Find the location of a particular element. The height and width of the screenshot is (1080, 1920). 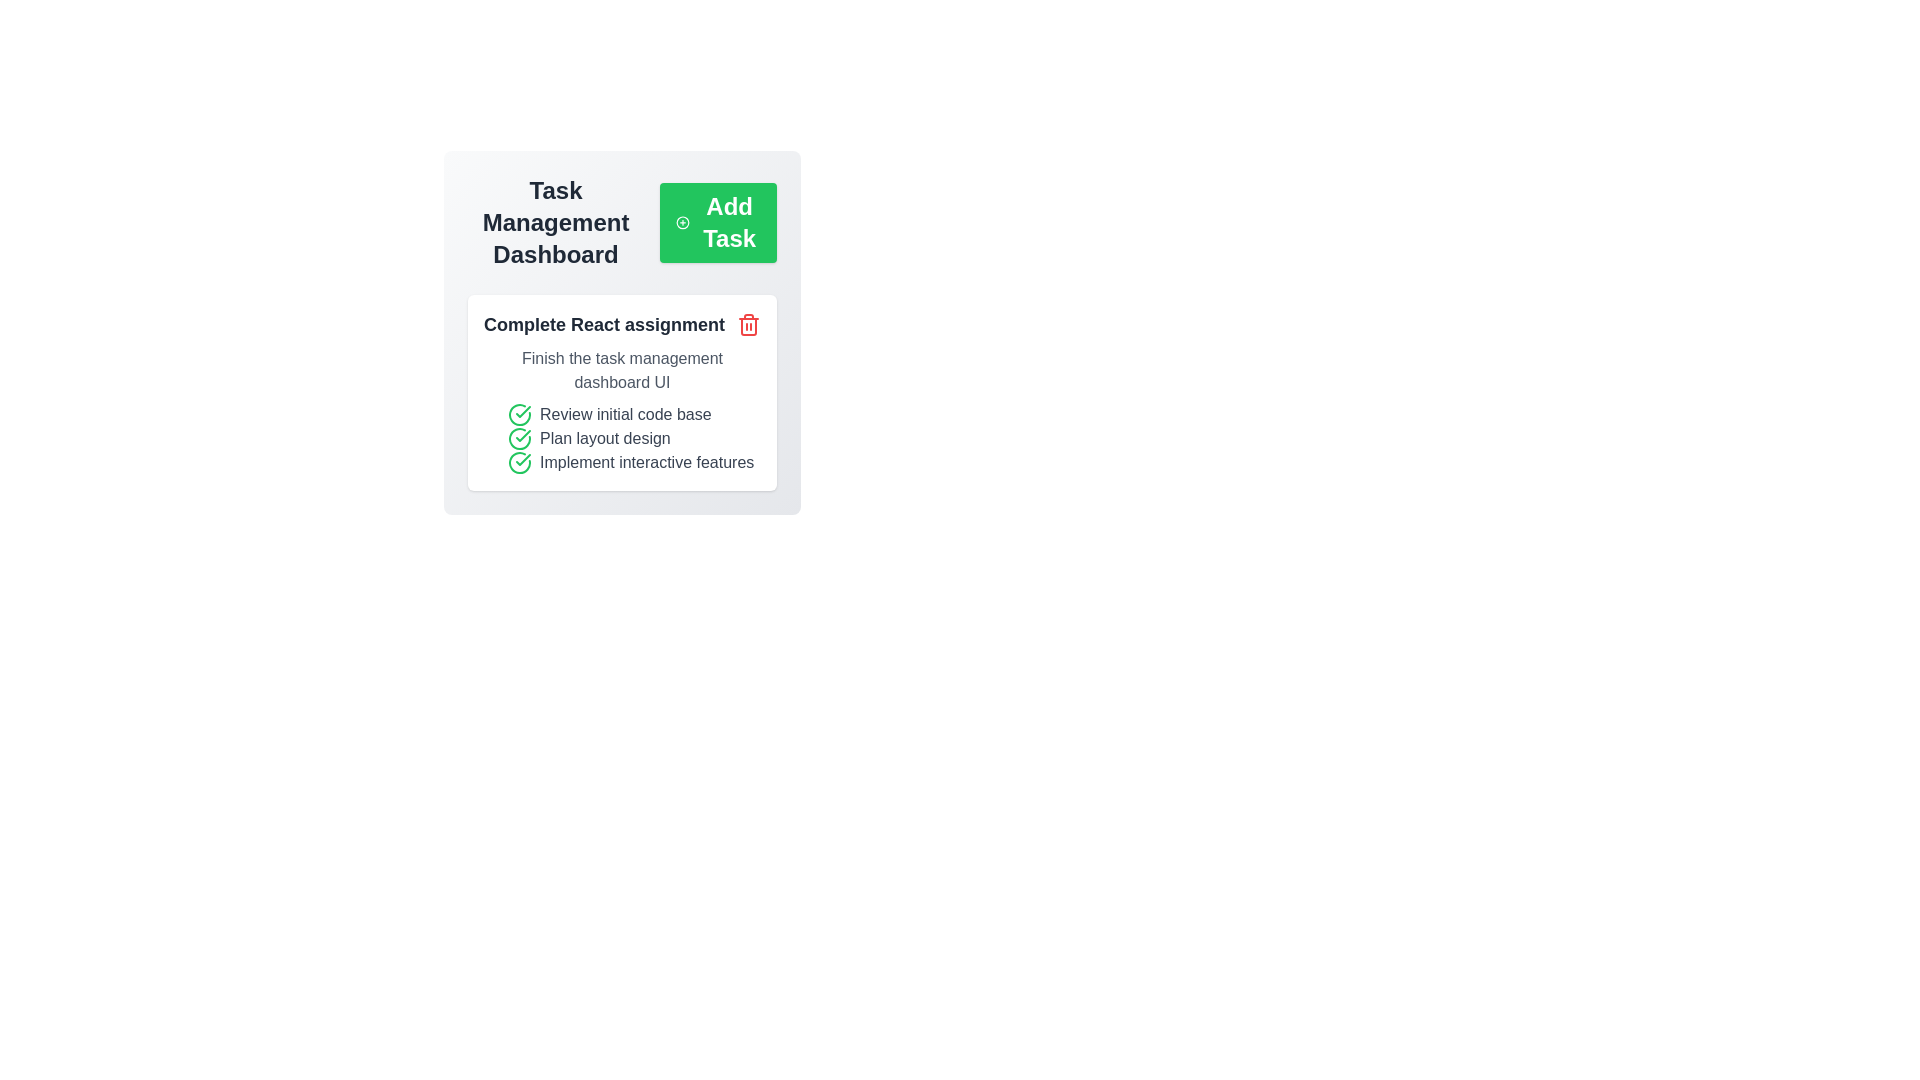

the red rectangular body of the trash bin icon located in the right section of the task card titled 'Complete React assignment' is located at coordinates (747, 326).